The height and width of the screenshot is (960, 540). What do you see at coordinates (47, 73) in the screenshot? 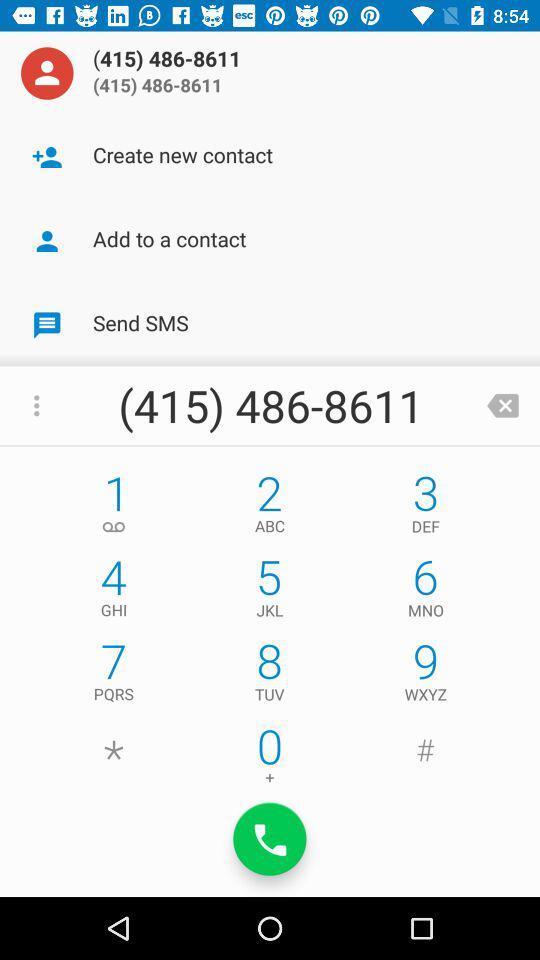
I see `icon to the left of (415) 486-8611 app` at bounding box center [47, 73].